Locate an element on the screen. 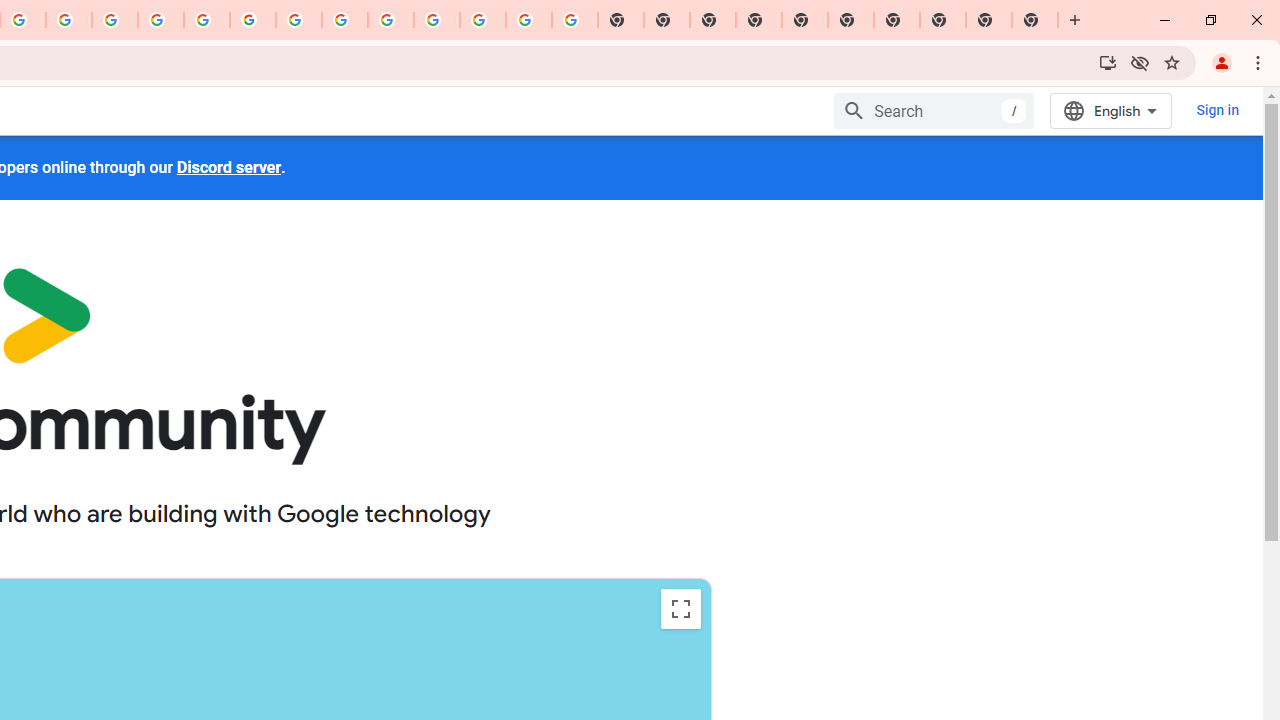 Image resolution: width=1280 pixels, height=720 pixels. 'You' is located at coordinates (1220, 61).